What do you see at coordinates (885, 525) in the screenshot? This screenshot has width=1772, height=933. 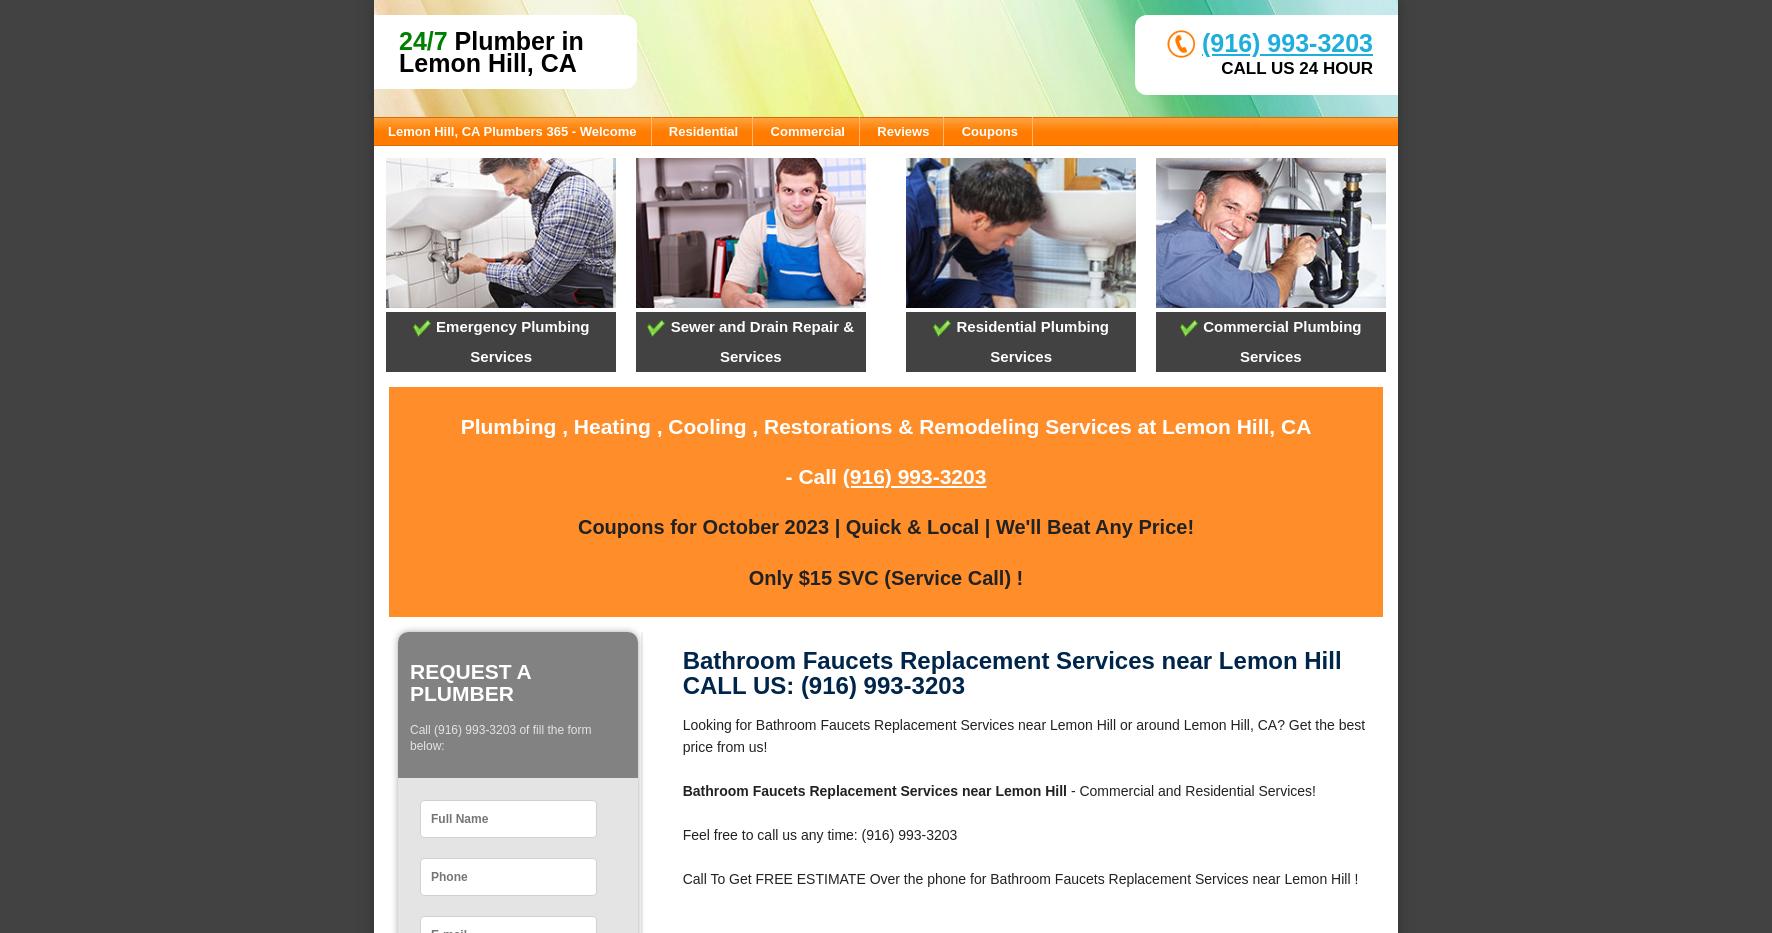 I see `'Coupons for October 2023 | Quick & Local | We'll Beat Any Price!'` at bounding box center [885, 525].